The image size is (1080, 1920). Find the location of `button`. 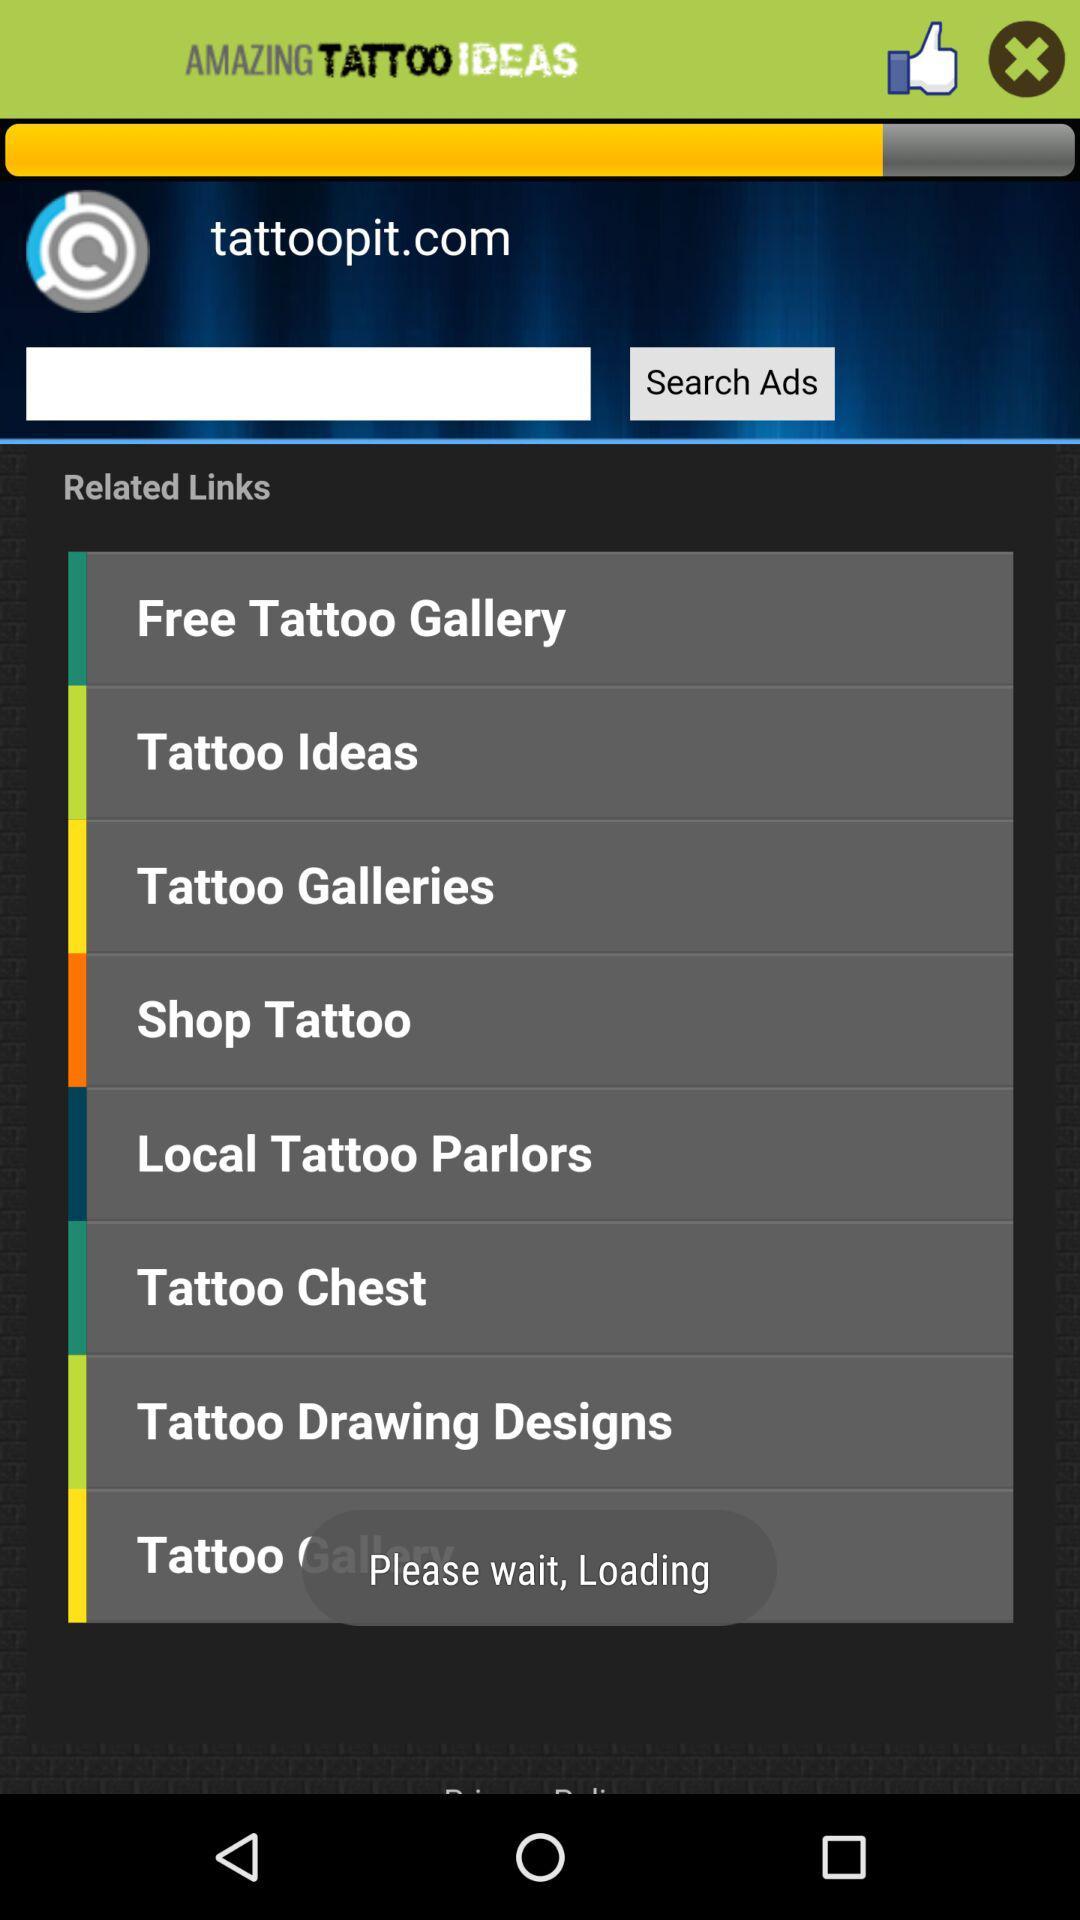

button is located at coordinates (1027, 58).